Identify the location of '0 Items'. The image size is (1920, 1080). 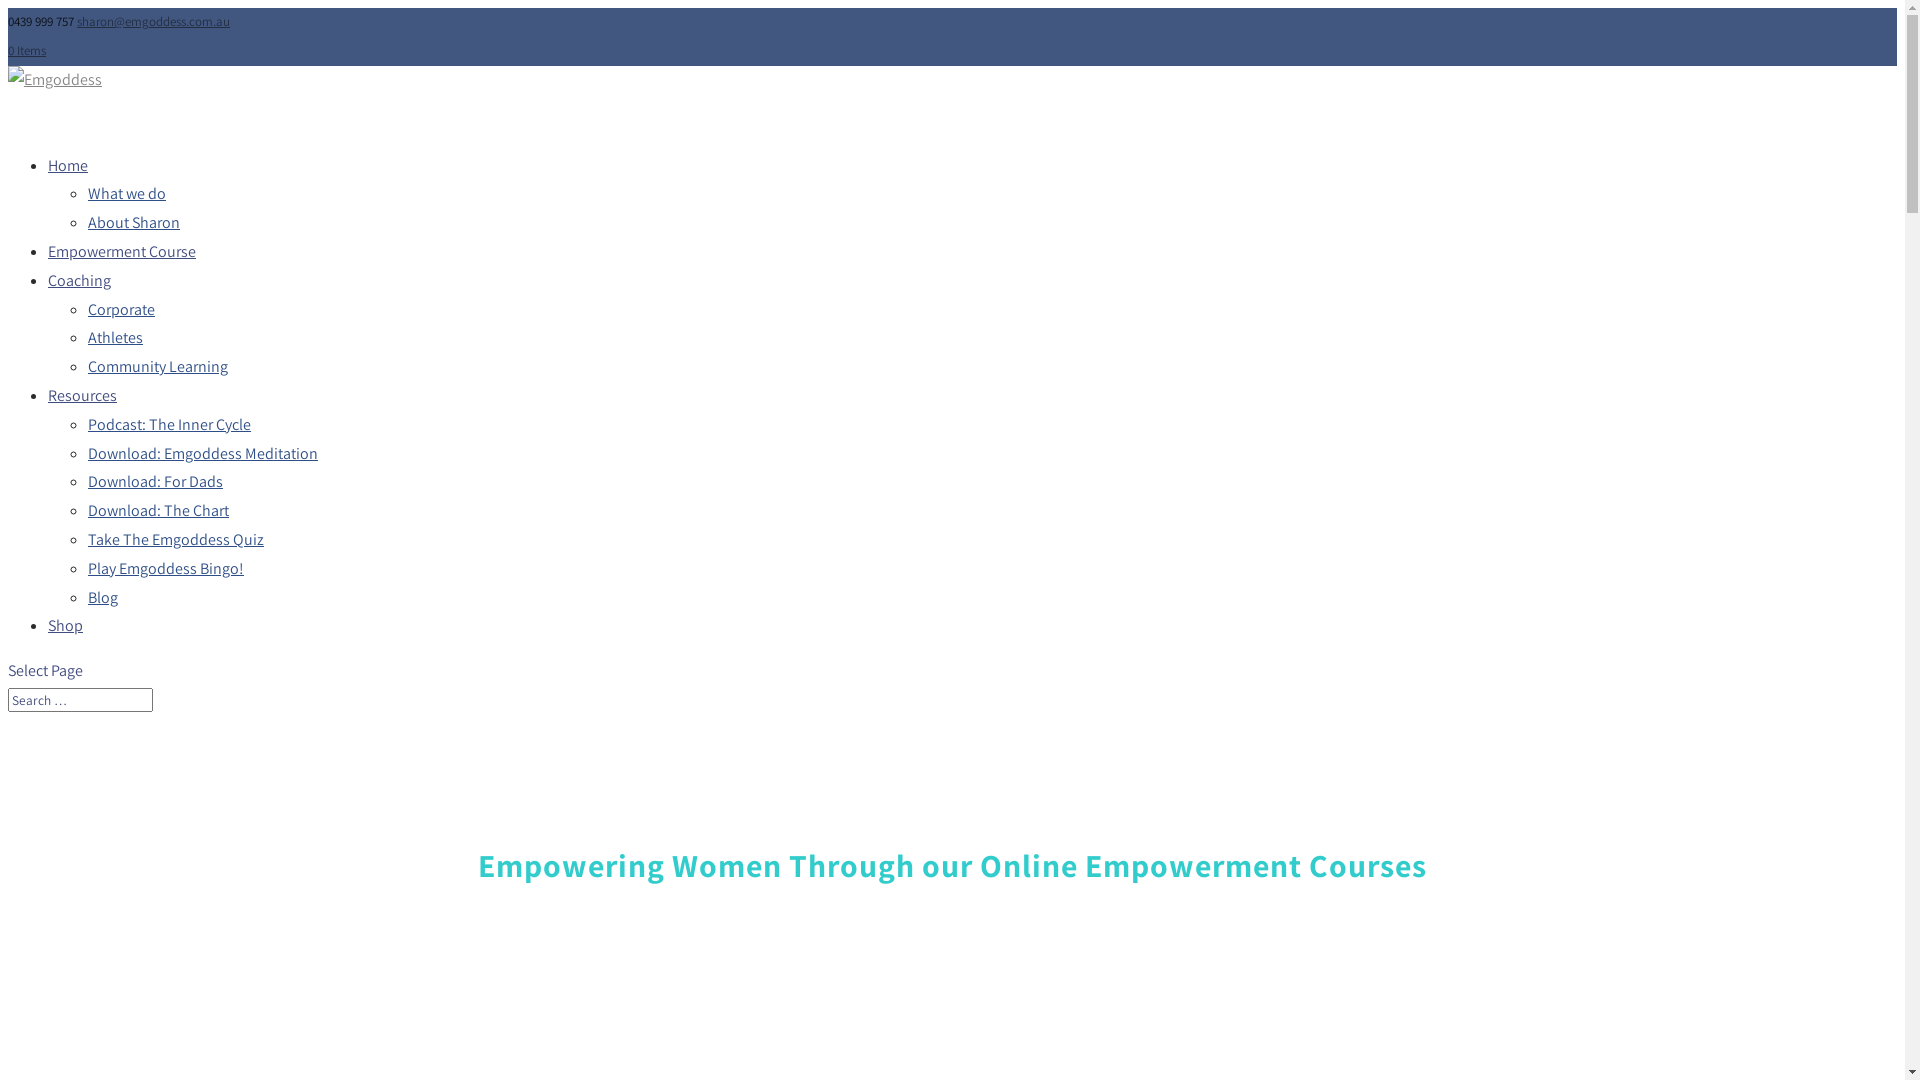
(27, 49).